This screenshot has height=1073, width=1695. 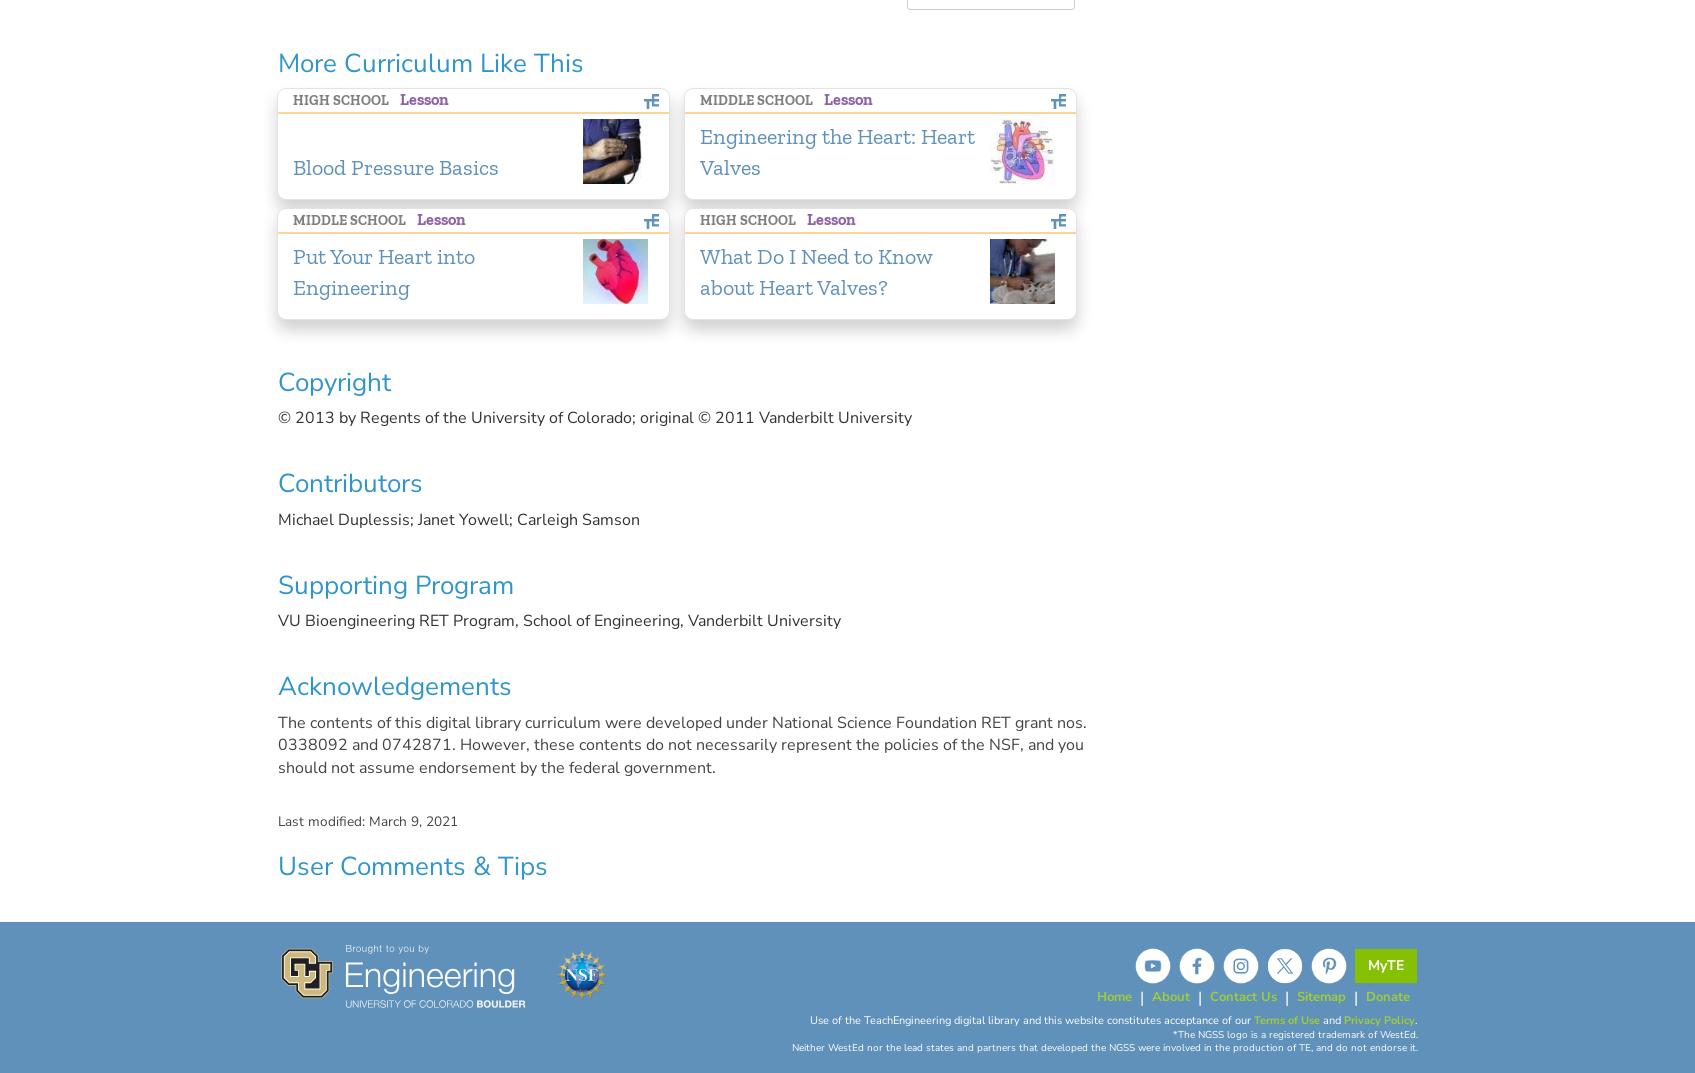 What do you see at coordinates (1377, 1020) in the screenshot?
I see `'Privacy Policy'` at bounding box center [1377, 1020].